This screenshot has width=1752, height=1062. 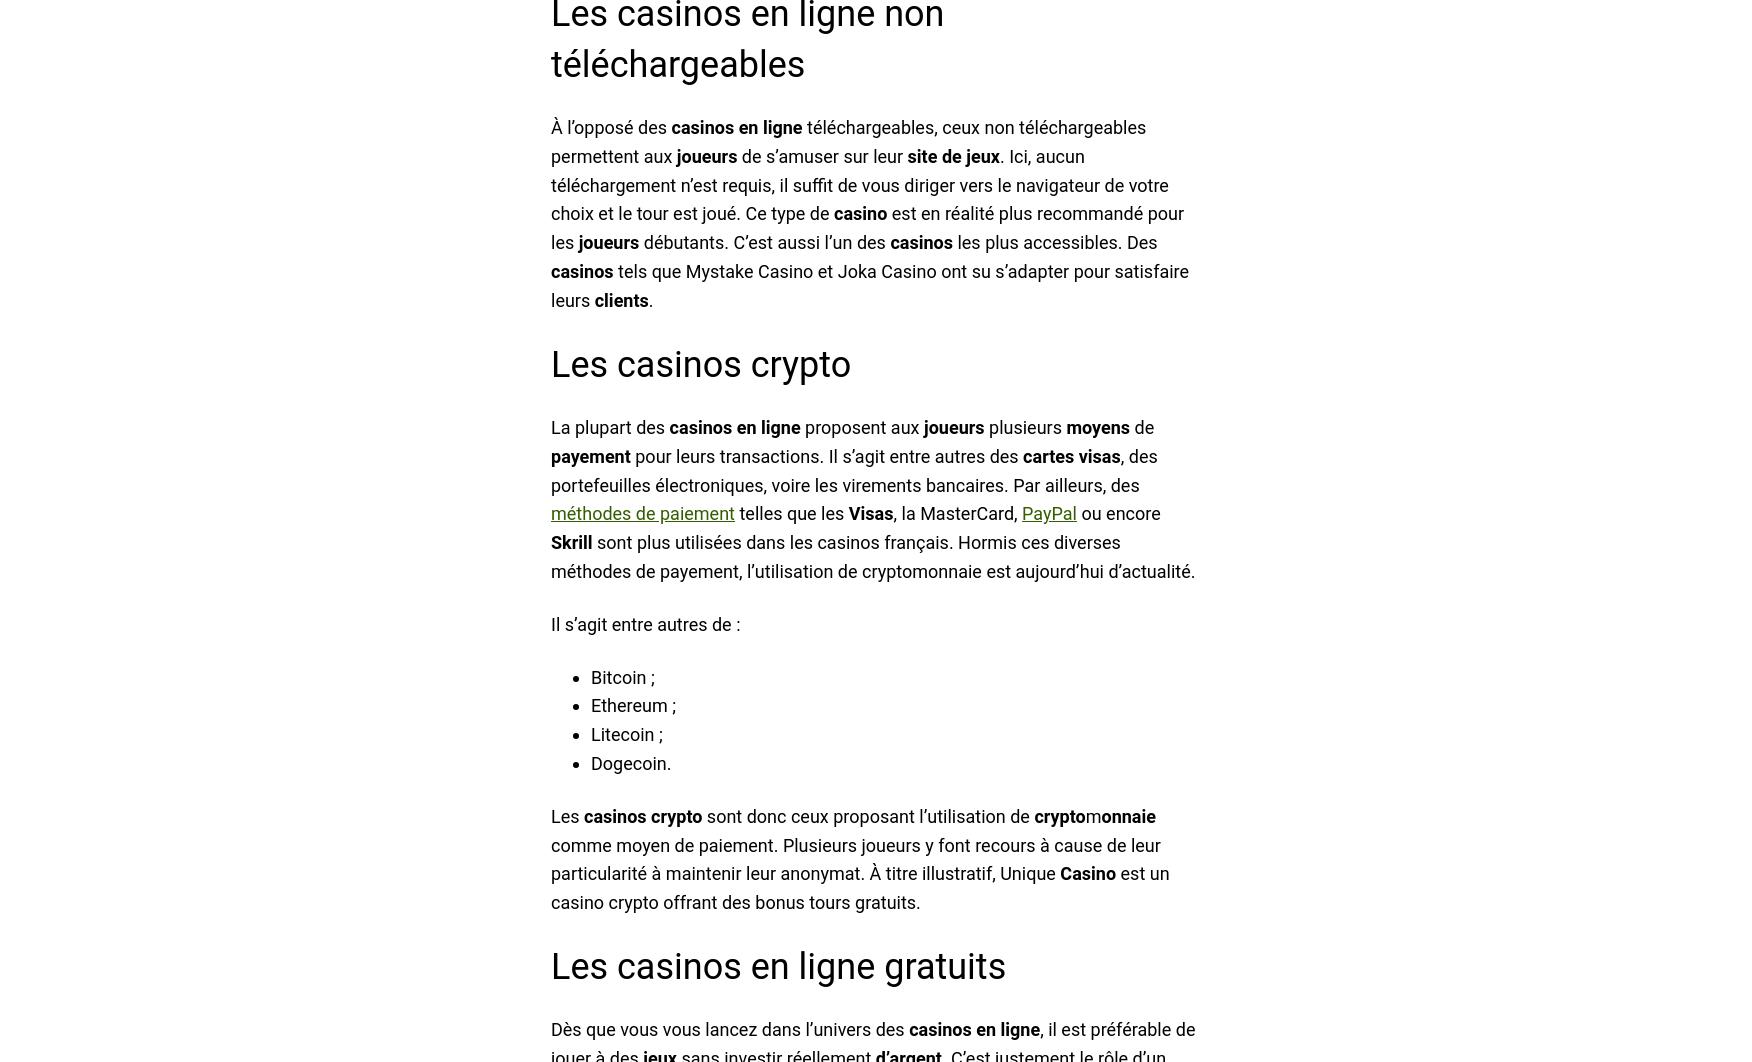 I want to click on 'débutants. C’est aussi l’un des', so click(x=764, y=242).